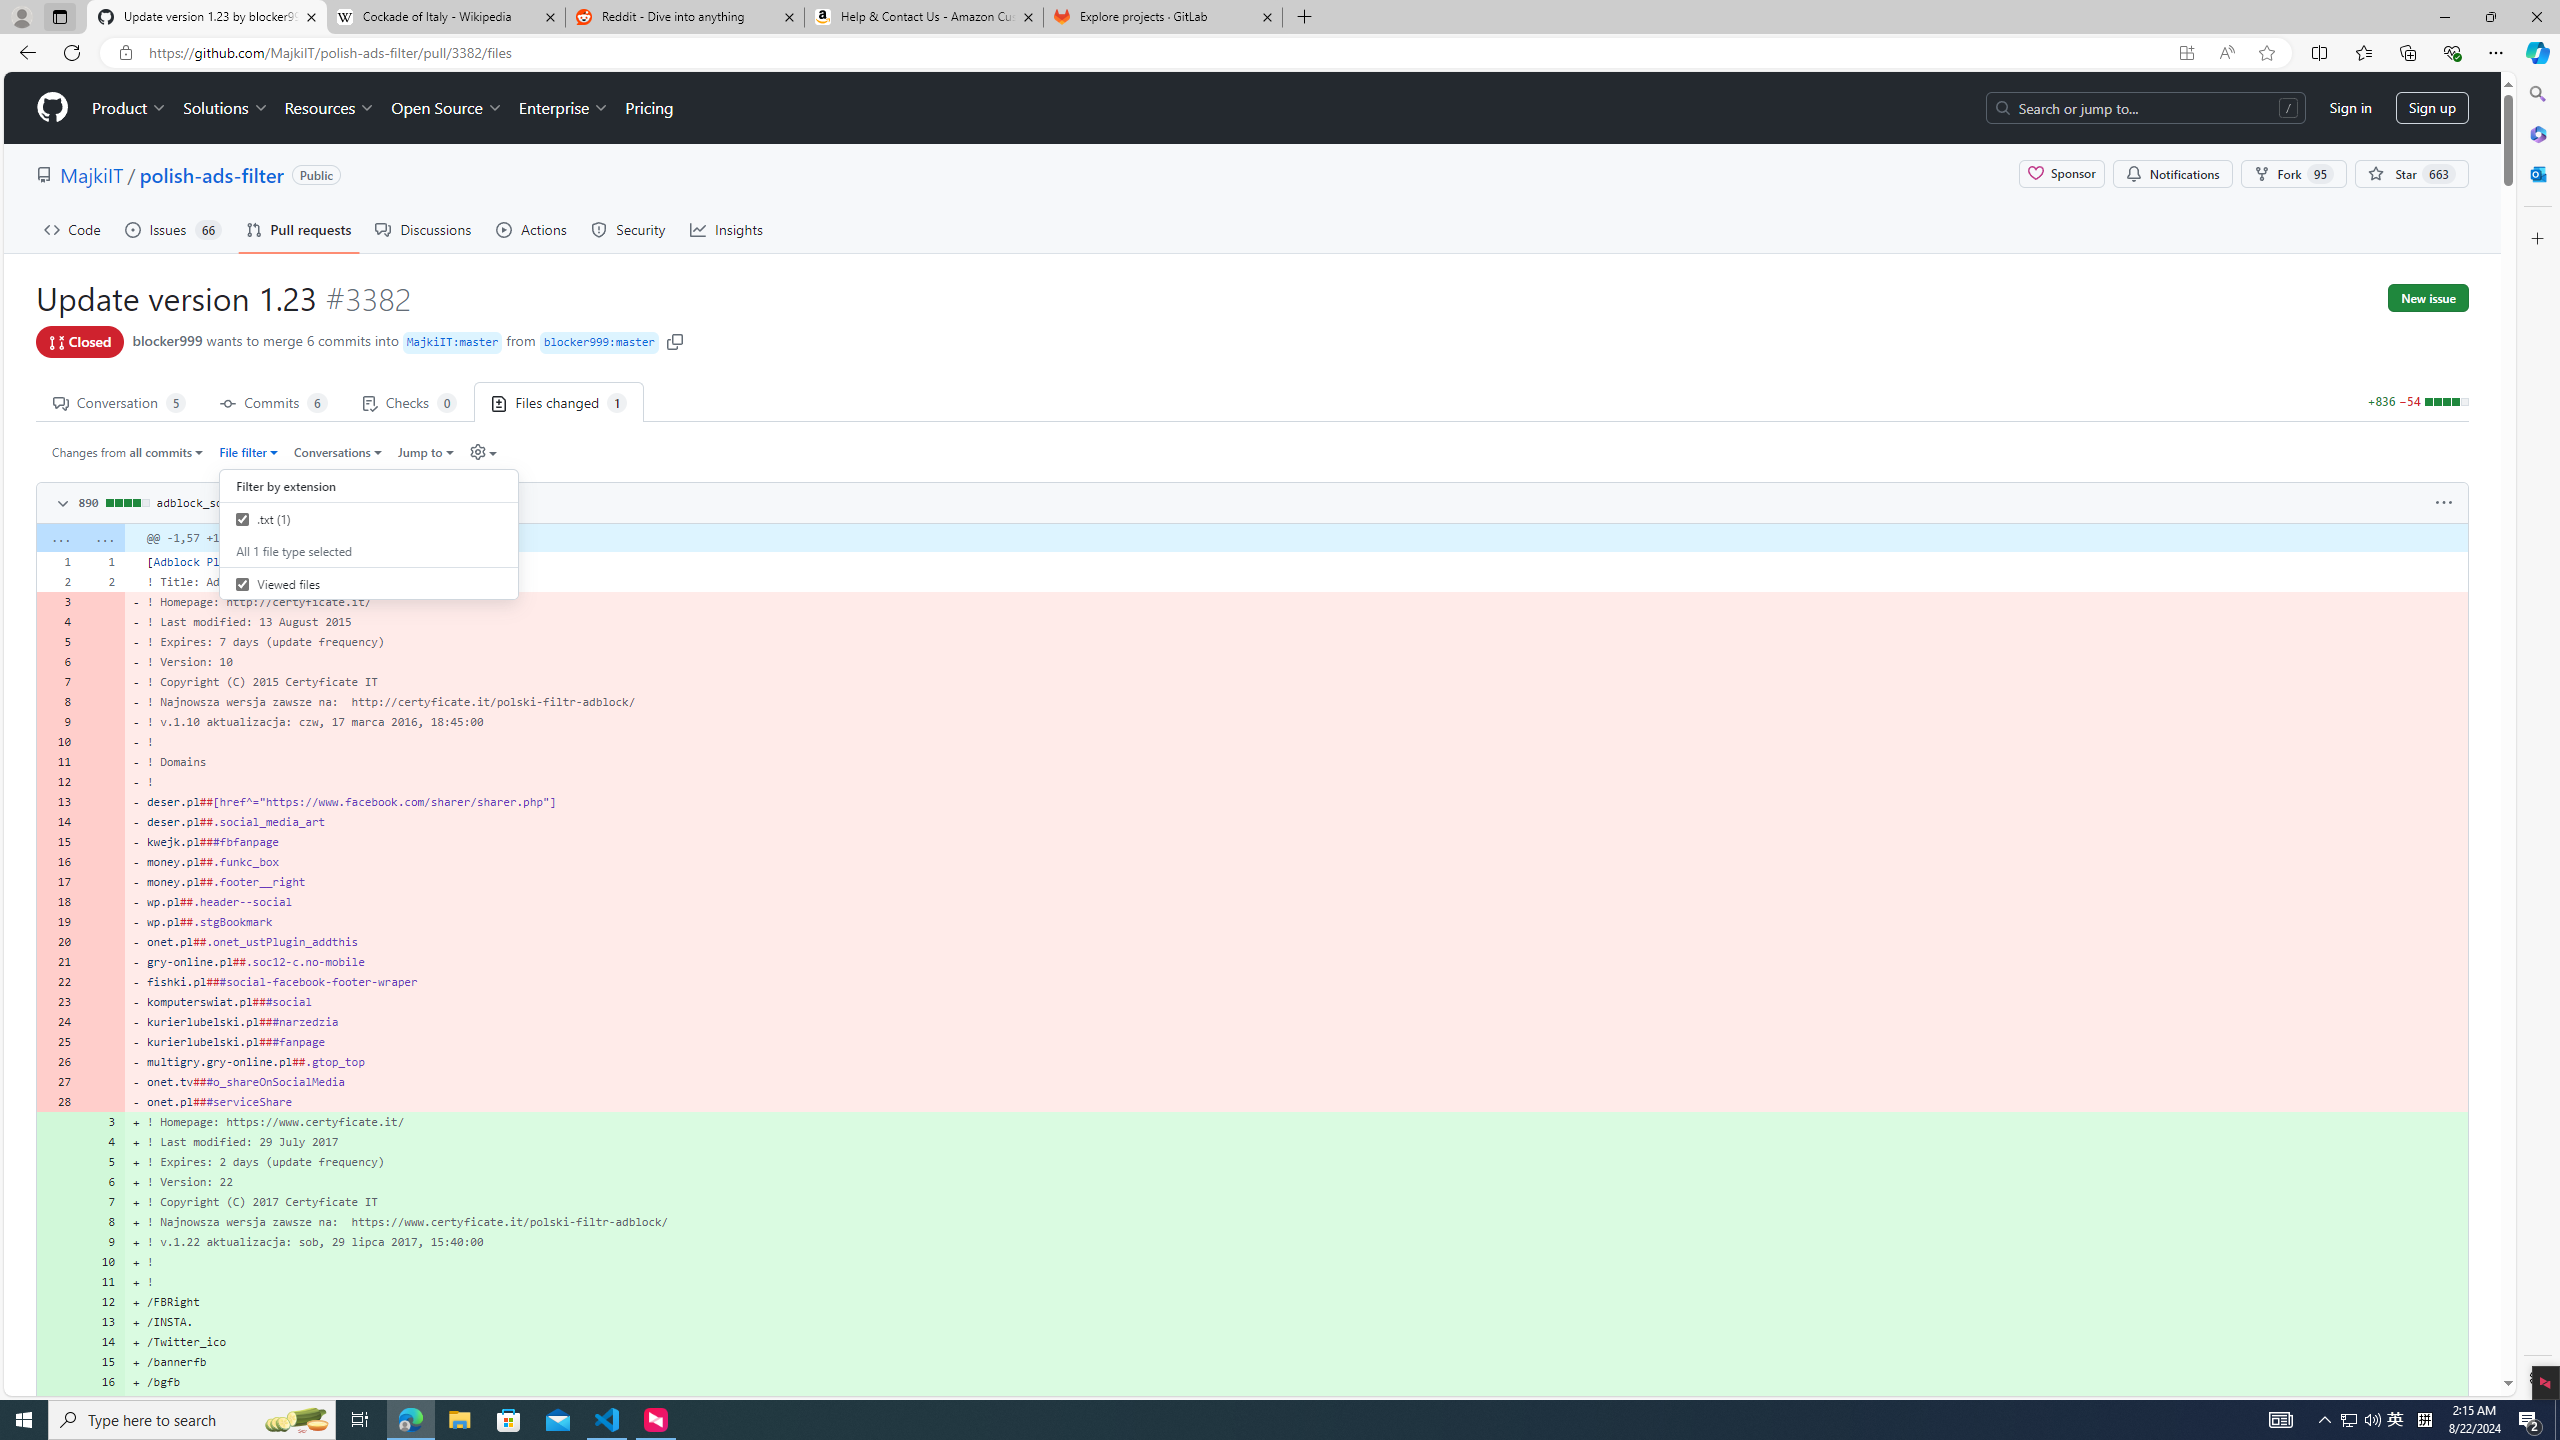 The height and width of the screenshot is (1440, 2560). What do you see at coordinates (72, 229) in the screenshot?
I see `'Code'` at bounding box center [72, 229].